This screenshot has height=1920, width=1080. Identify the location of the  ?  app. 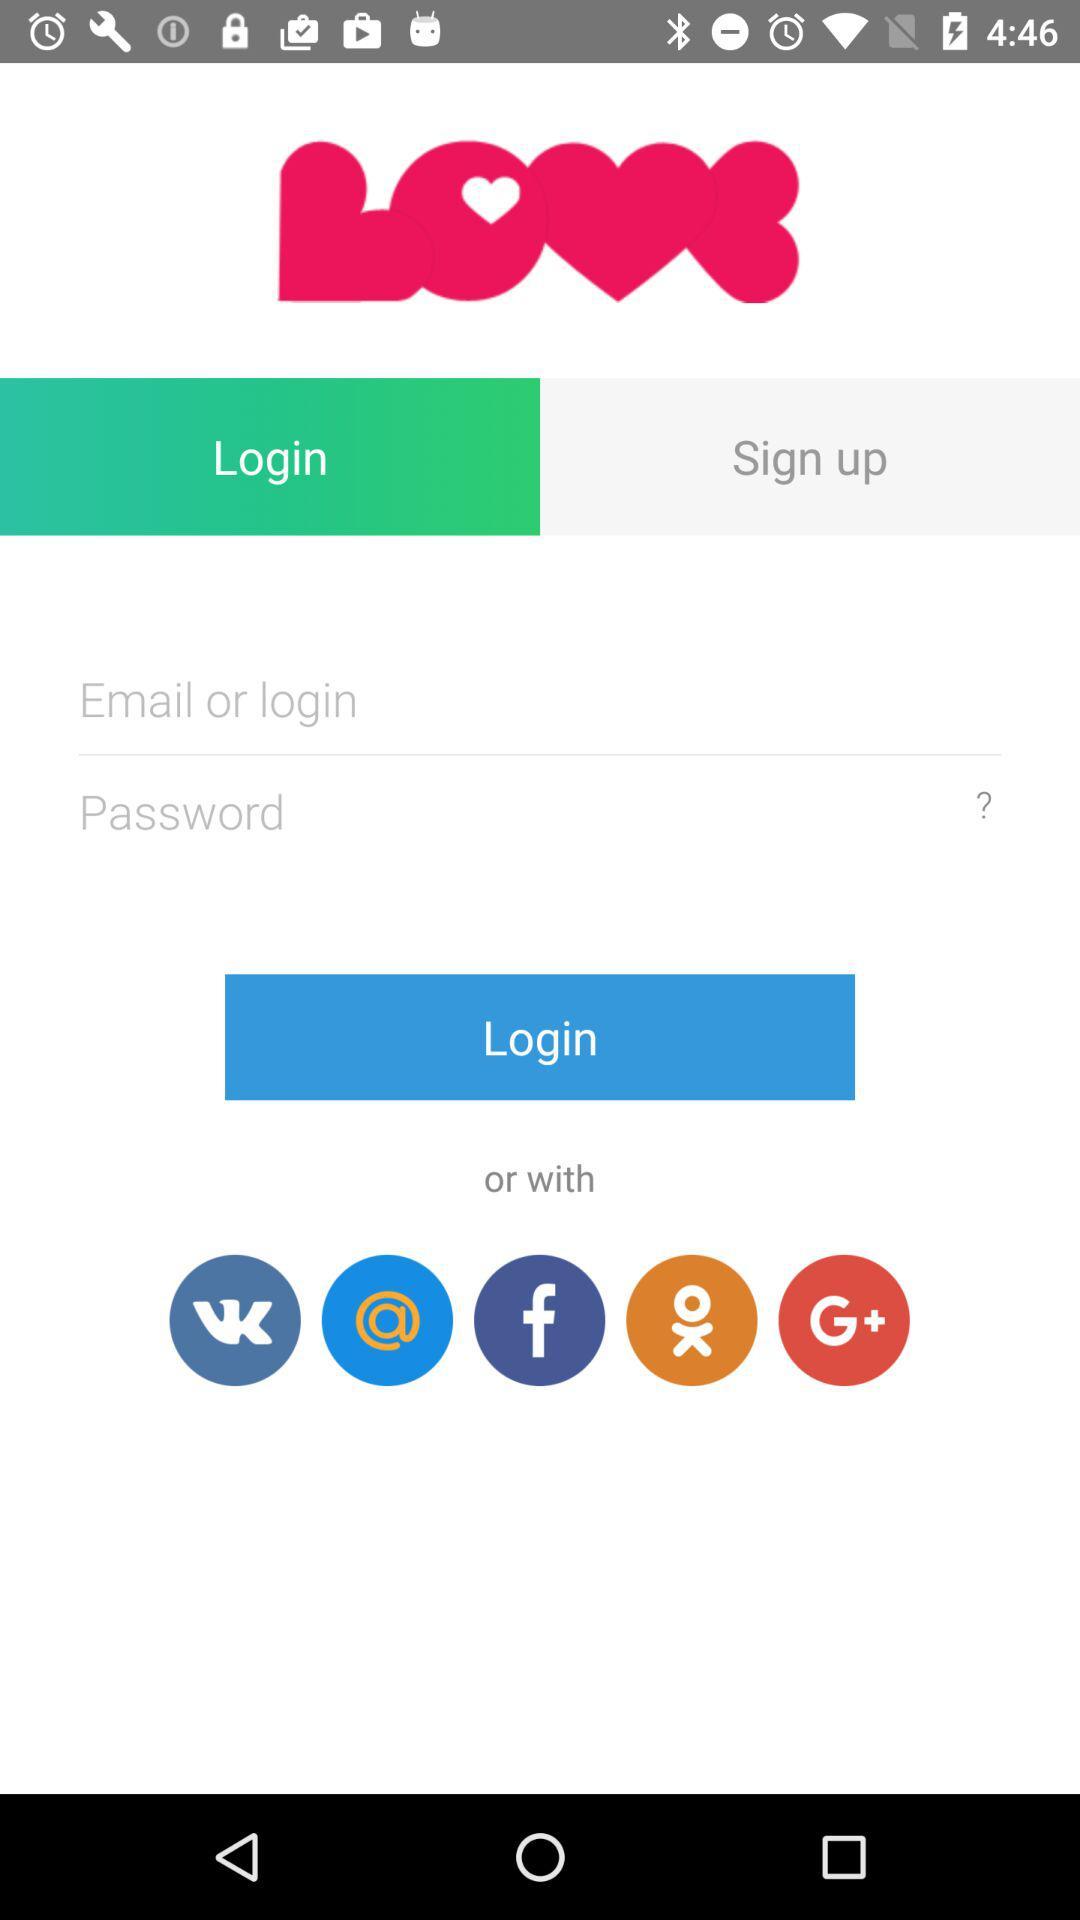
(982, 804).